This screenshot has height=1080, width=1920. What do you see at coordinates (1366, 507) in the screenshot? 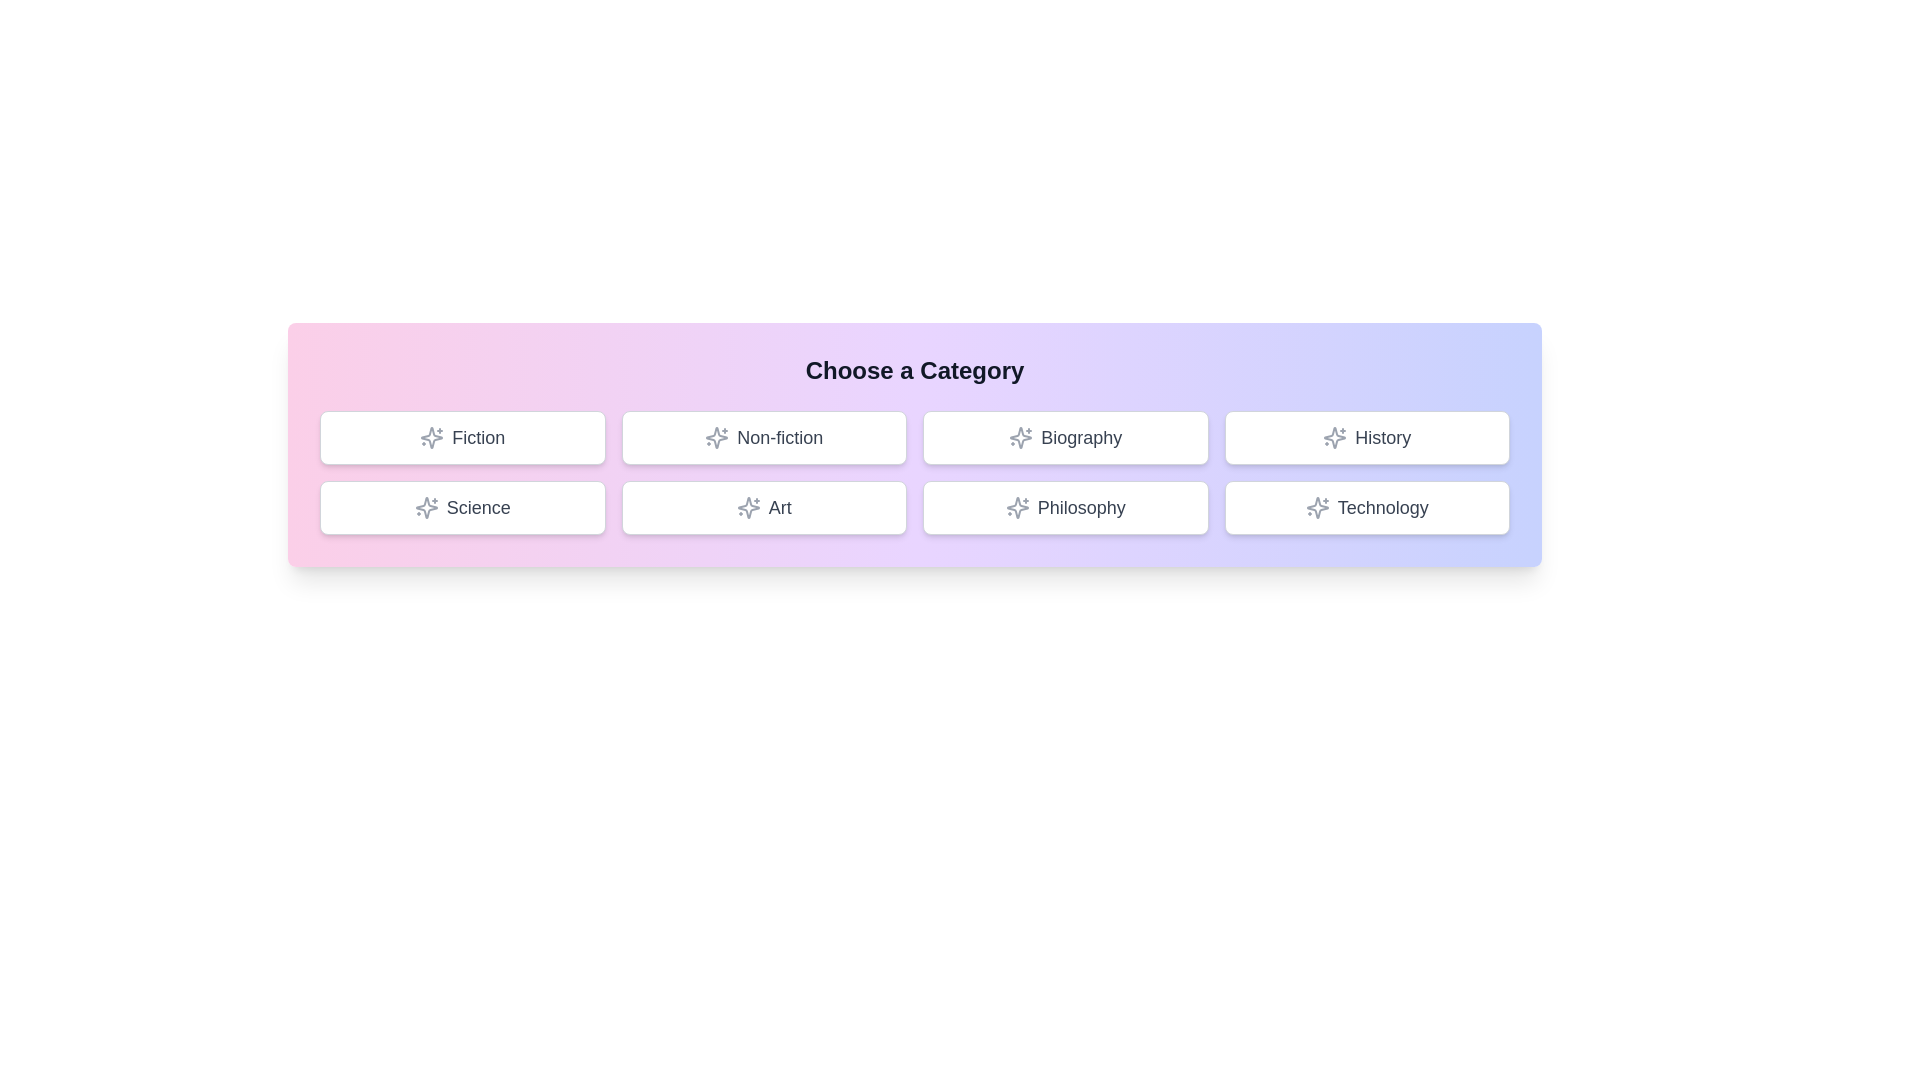
I see `the button labeled Technology to select it` at bounding box center [1366, 507].